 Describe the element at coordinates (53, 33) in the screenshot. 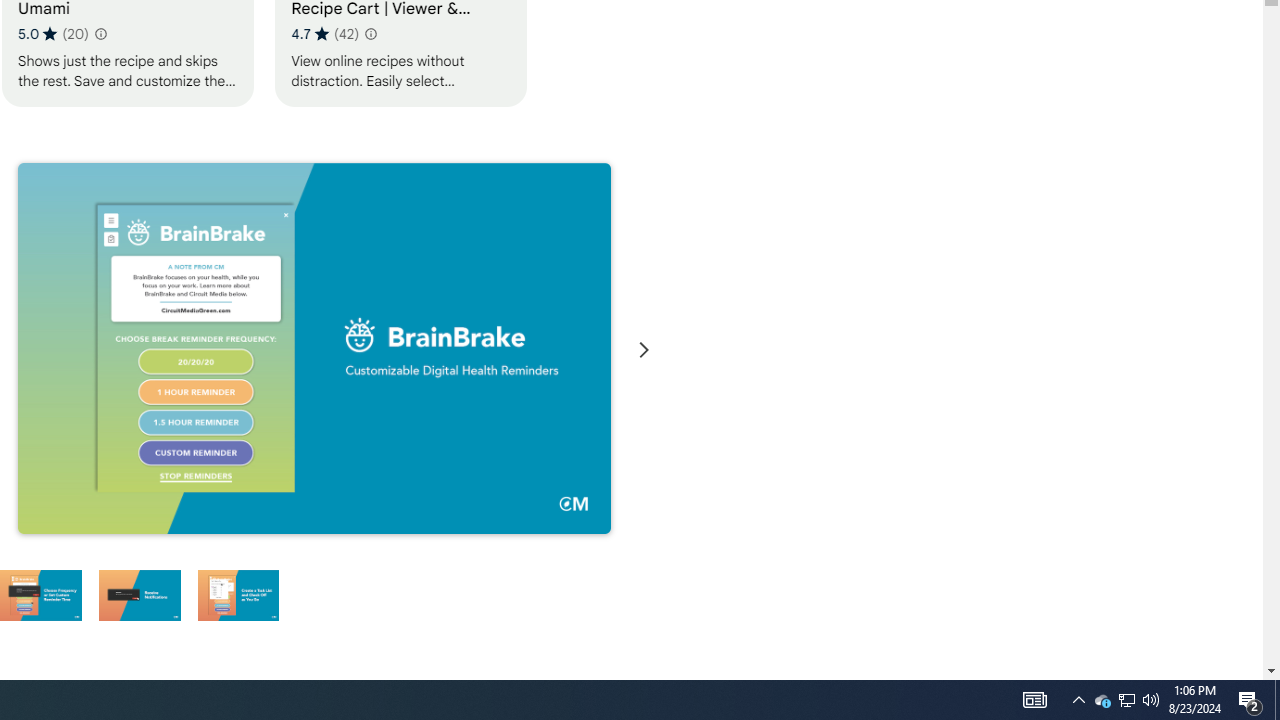

I see `'Average rating 5 out of 5 stars. 20 ratings.'` at that location.